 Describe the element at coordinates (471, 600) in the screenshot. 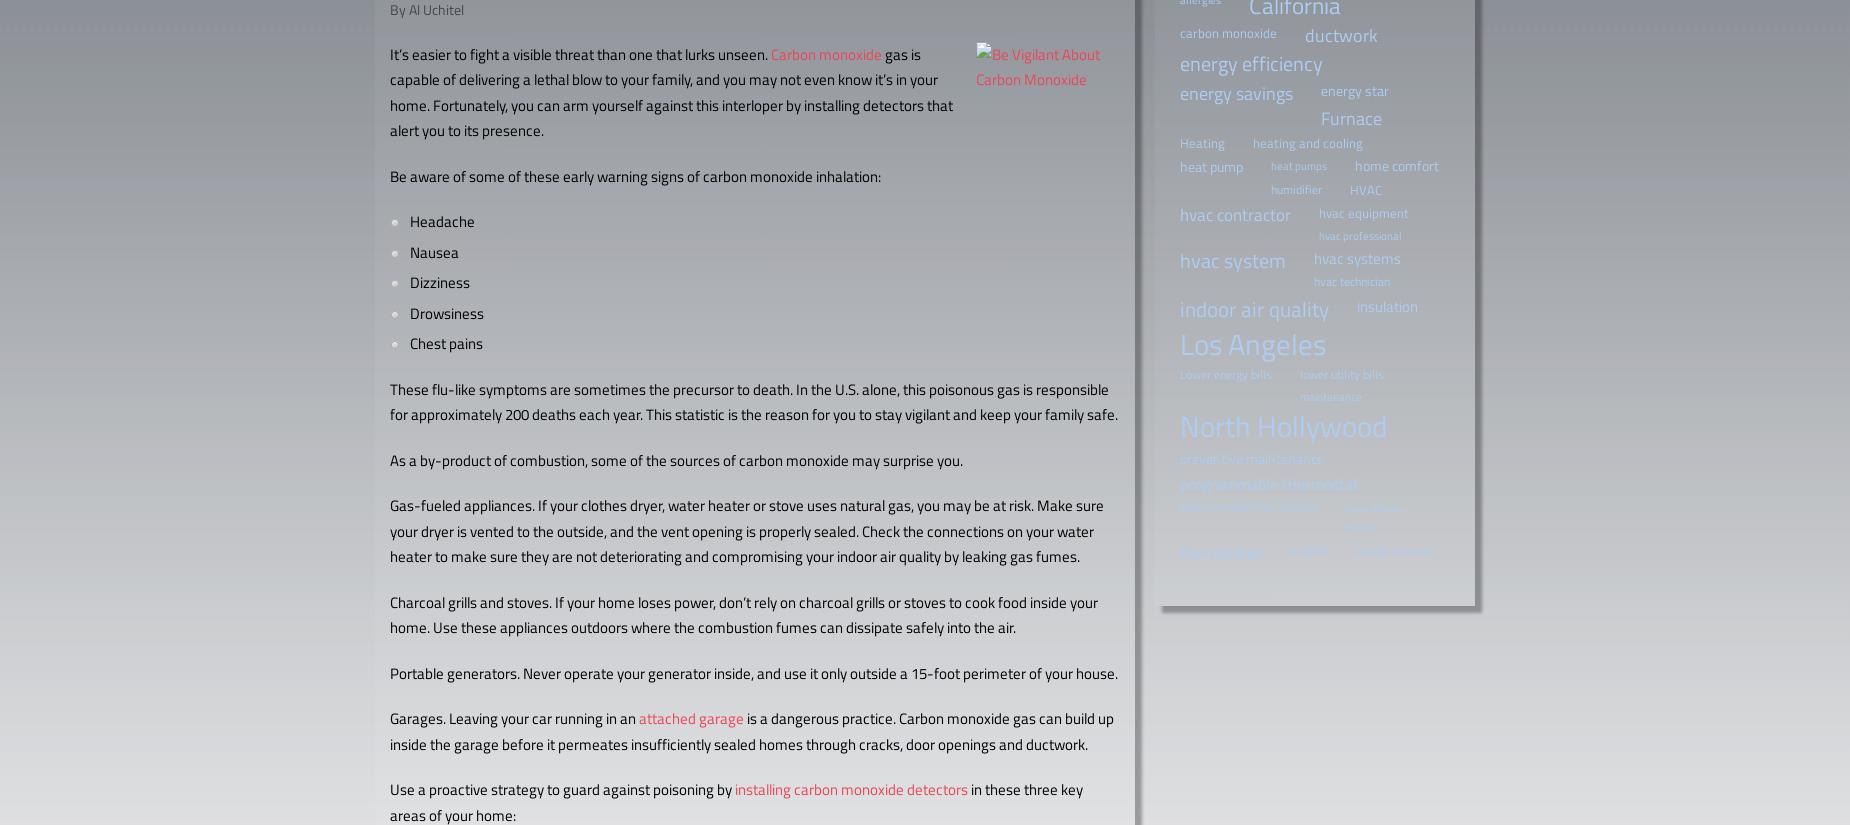

I see `'Charcoal grills and stoves.'` at that location.